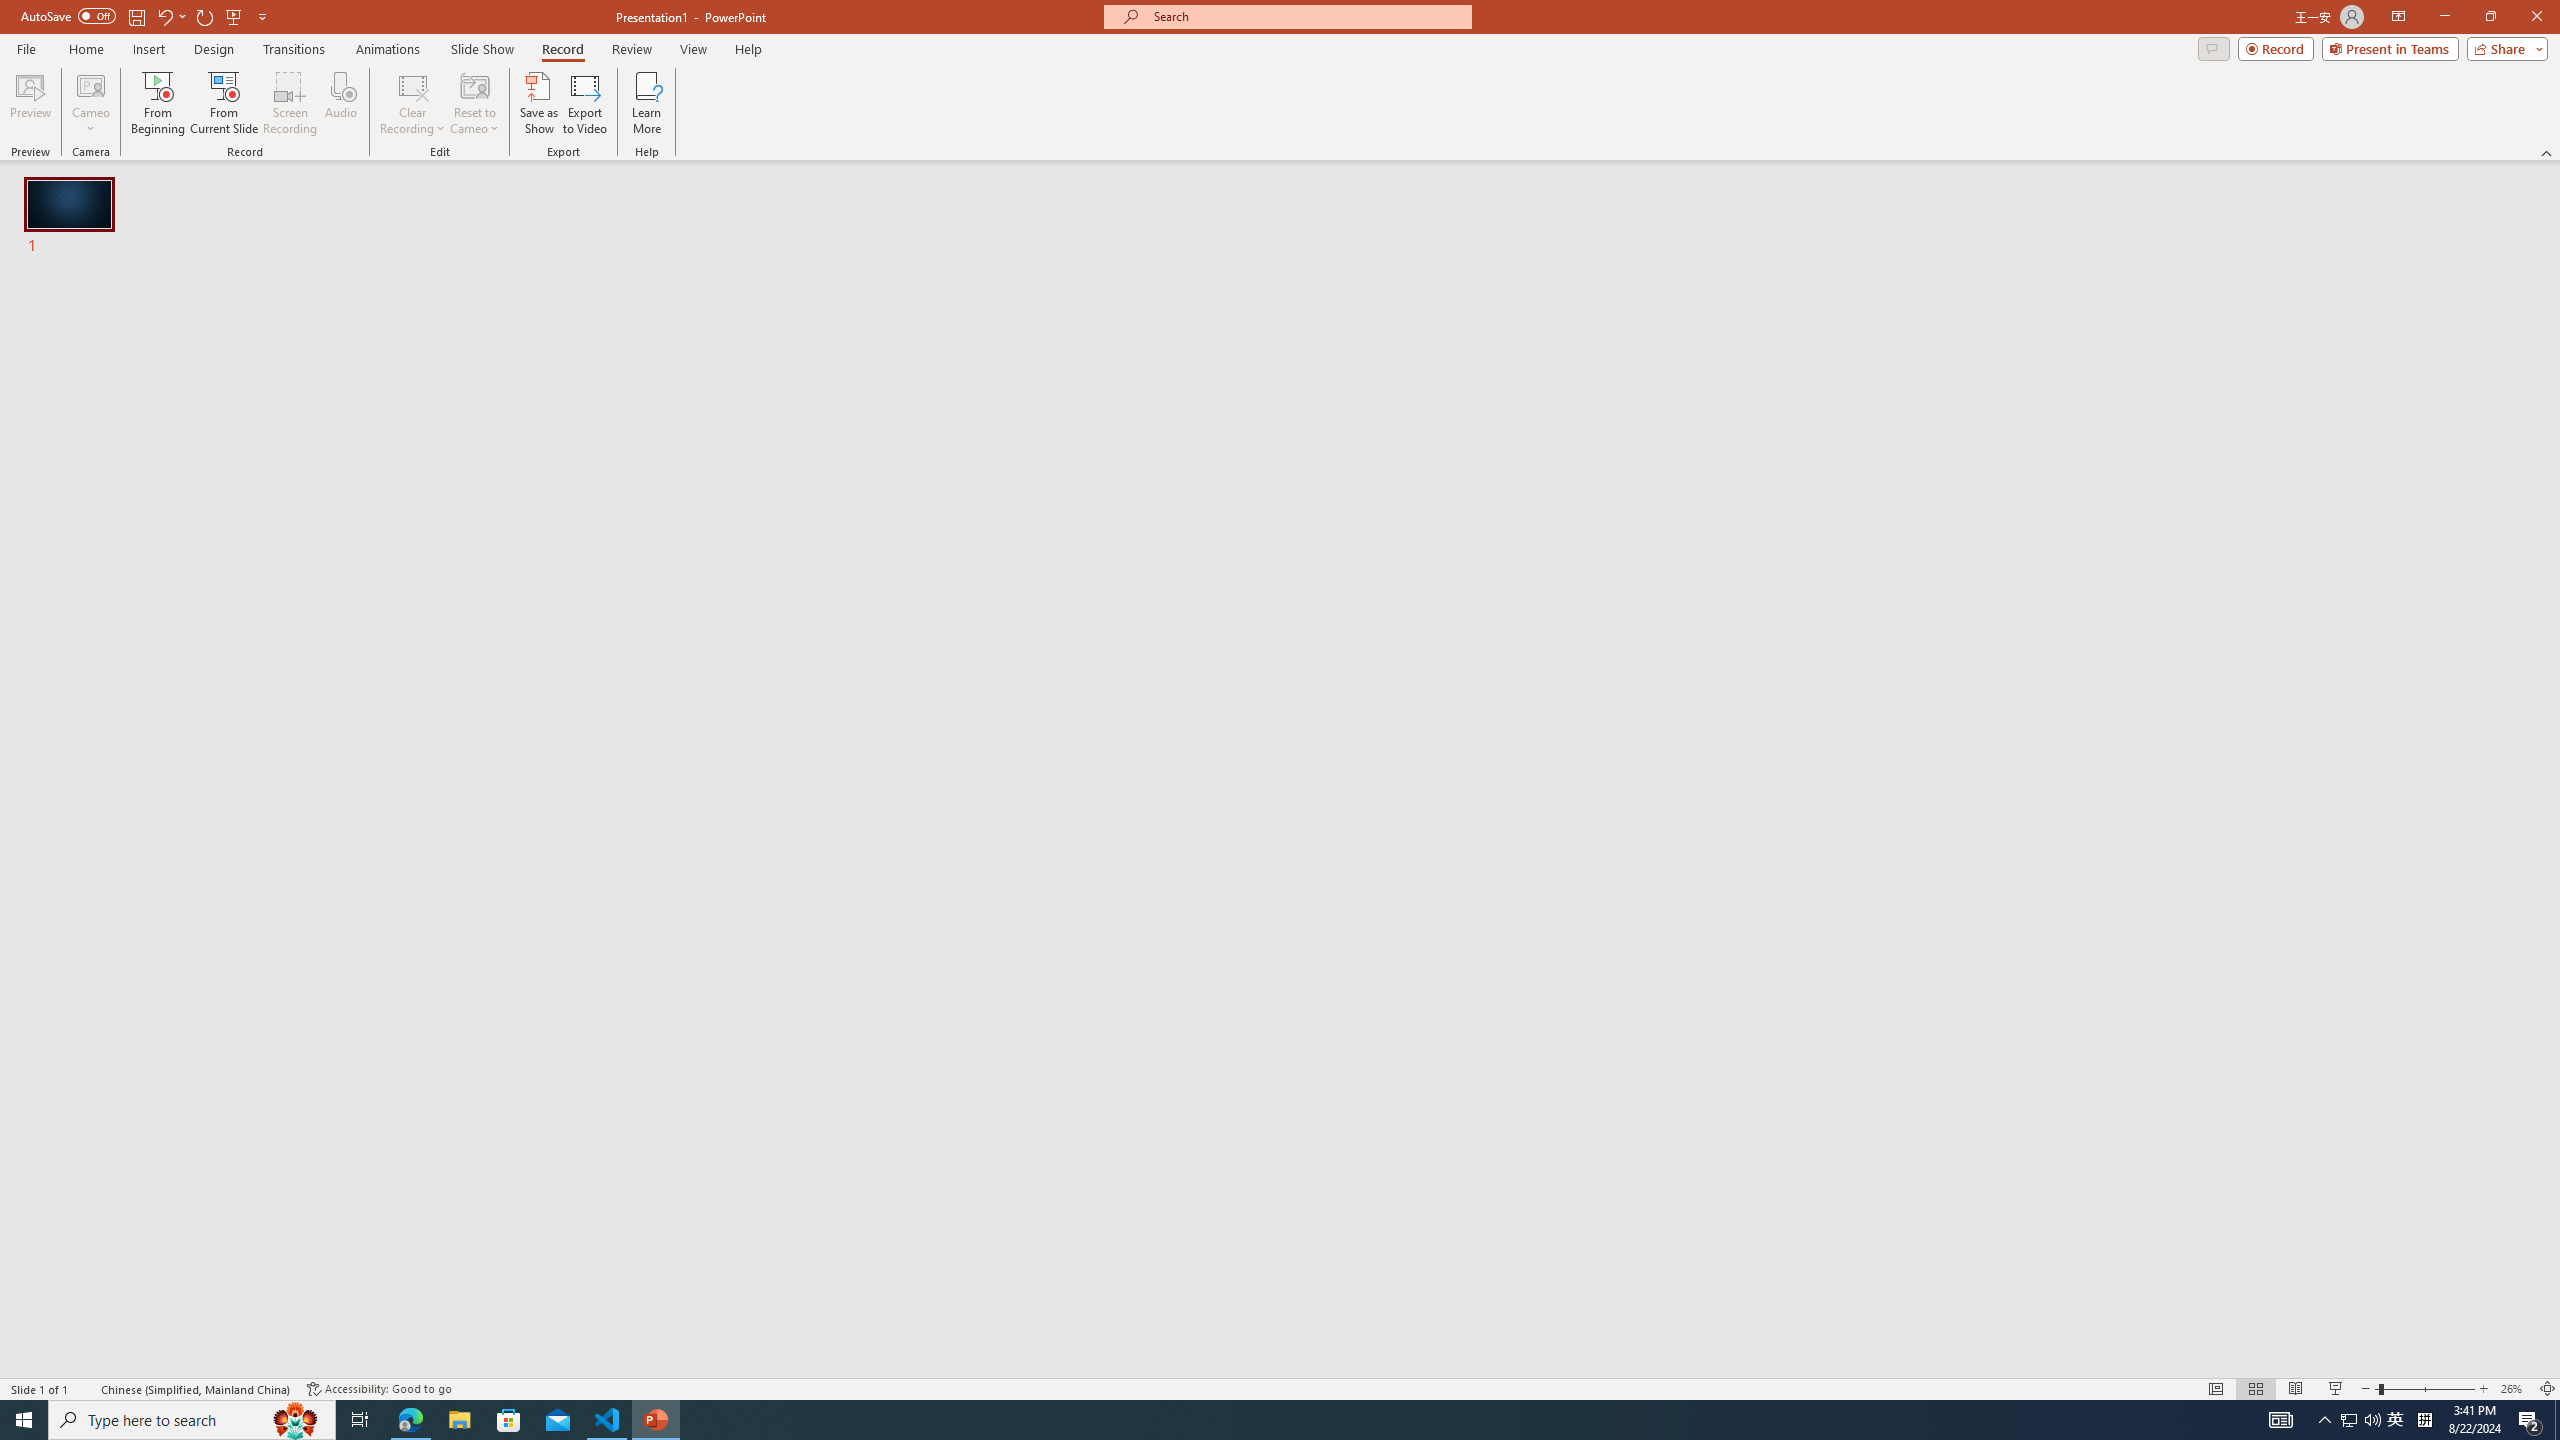  I want to click on 'Preview', so click(29, 103).